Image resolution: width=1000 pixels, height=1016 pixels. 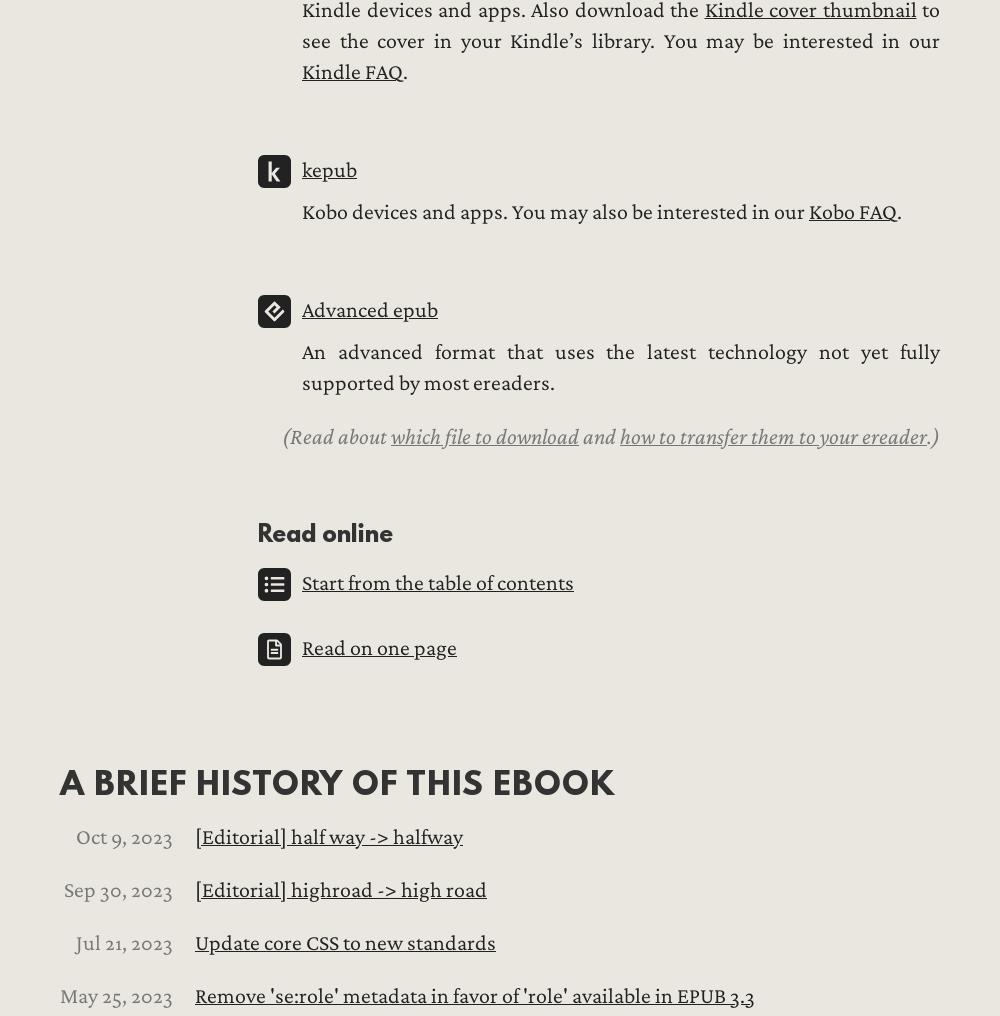 What do you see at coordinates (598, 435) in the screenshot?
I see `'and'` at bounding box center [598, 435].